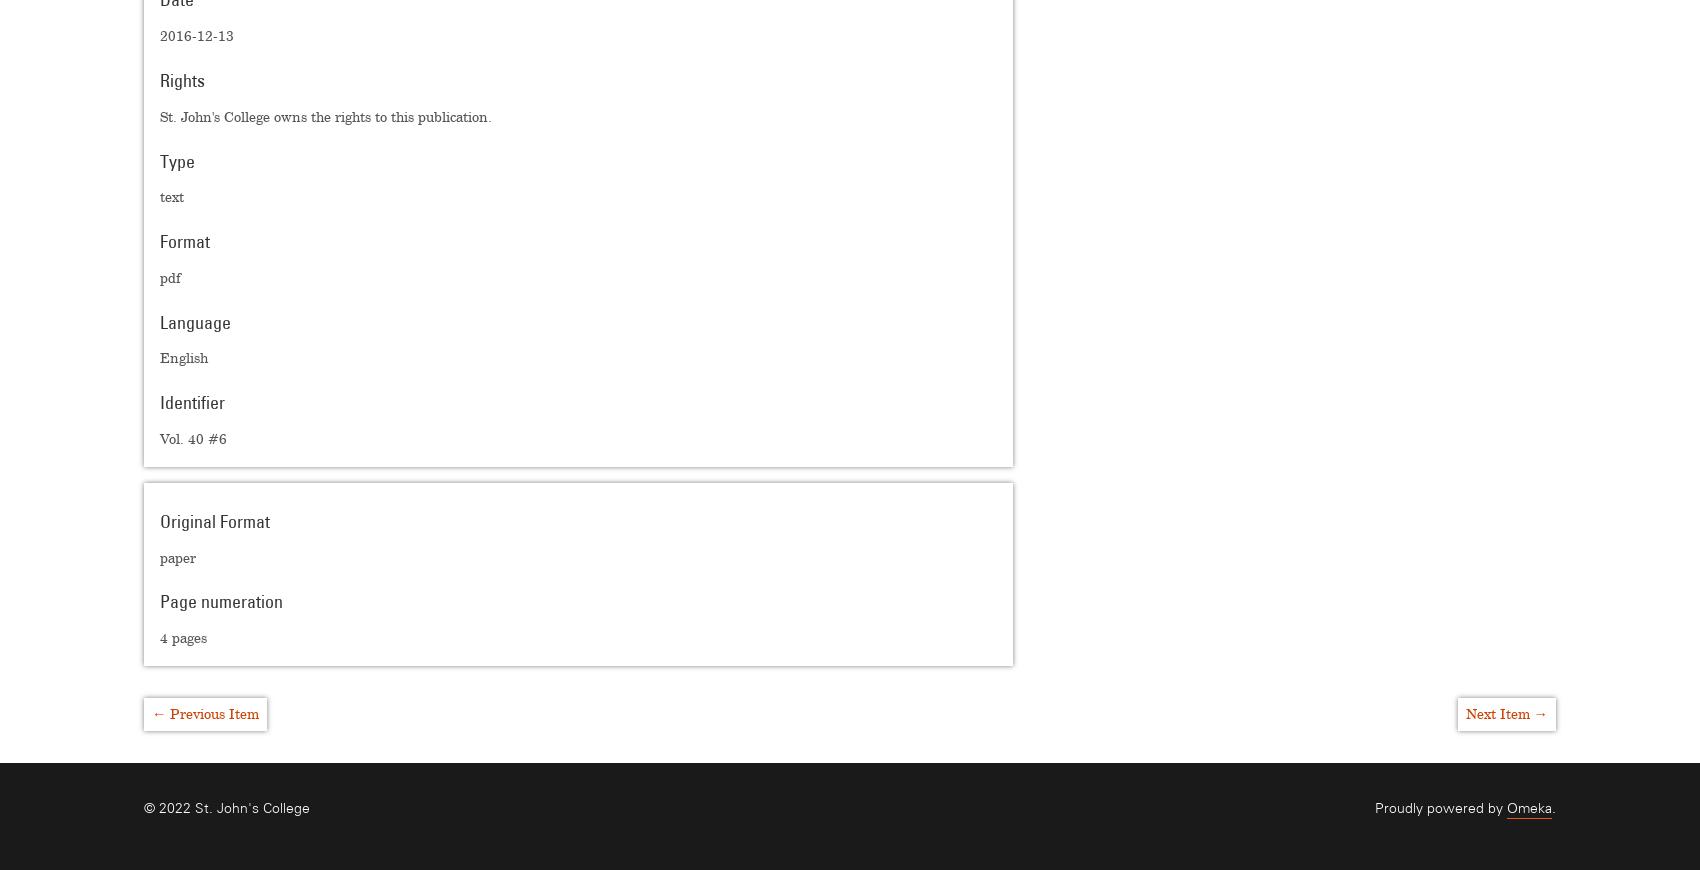 The image size is (1700, 870). What do you see at coordinates (176, 160) in the screenshot?
I see `'Type'` at bounding box center [176, 160].